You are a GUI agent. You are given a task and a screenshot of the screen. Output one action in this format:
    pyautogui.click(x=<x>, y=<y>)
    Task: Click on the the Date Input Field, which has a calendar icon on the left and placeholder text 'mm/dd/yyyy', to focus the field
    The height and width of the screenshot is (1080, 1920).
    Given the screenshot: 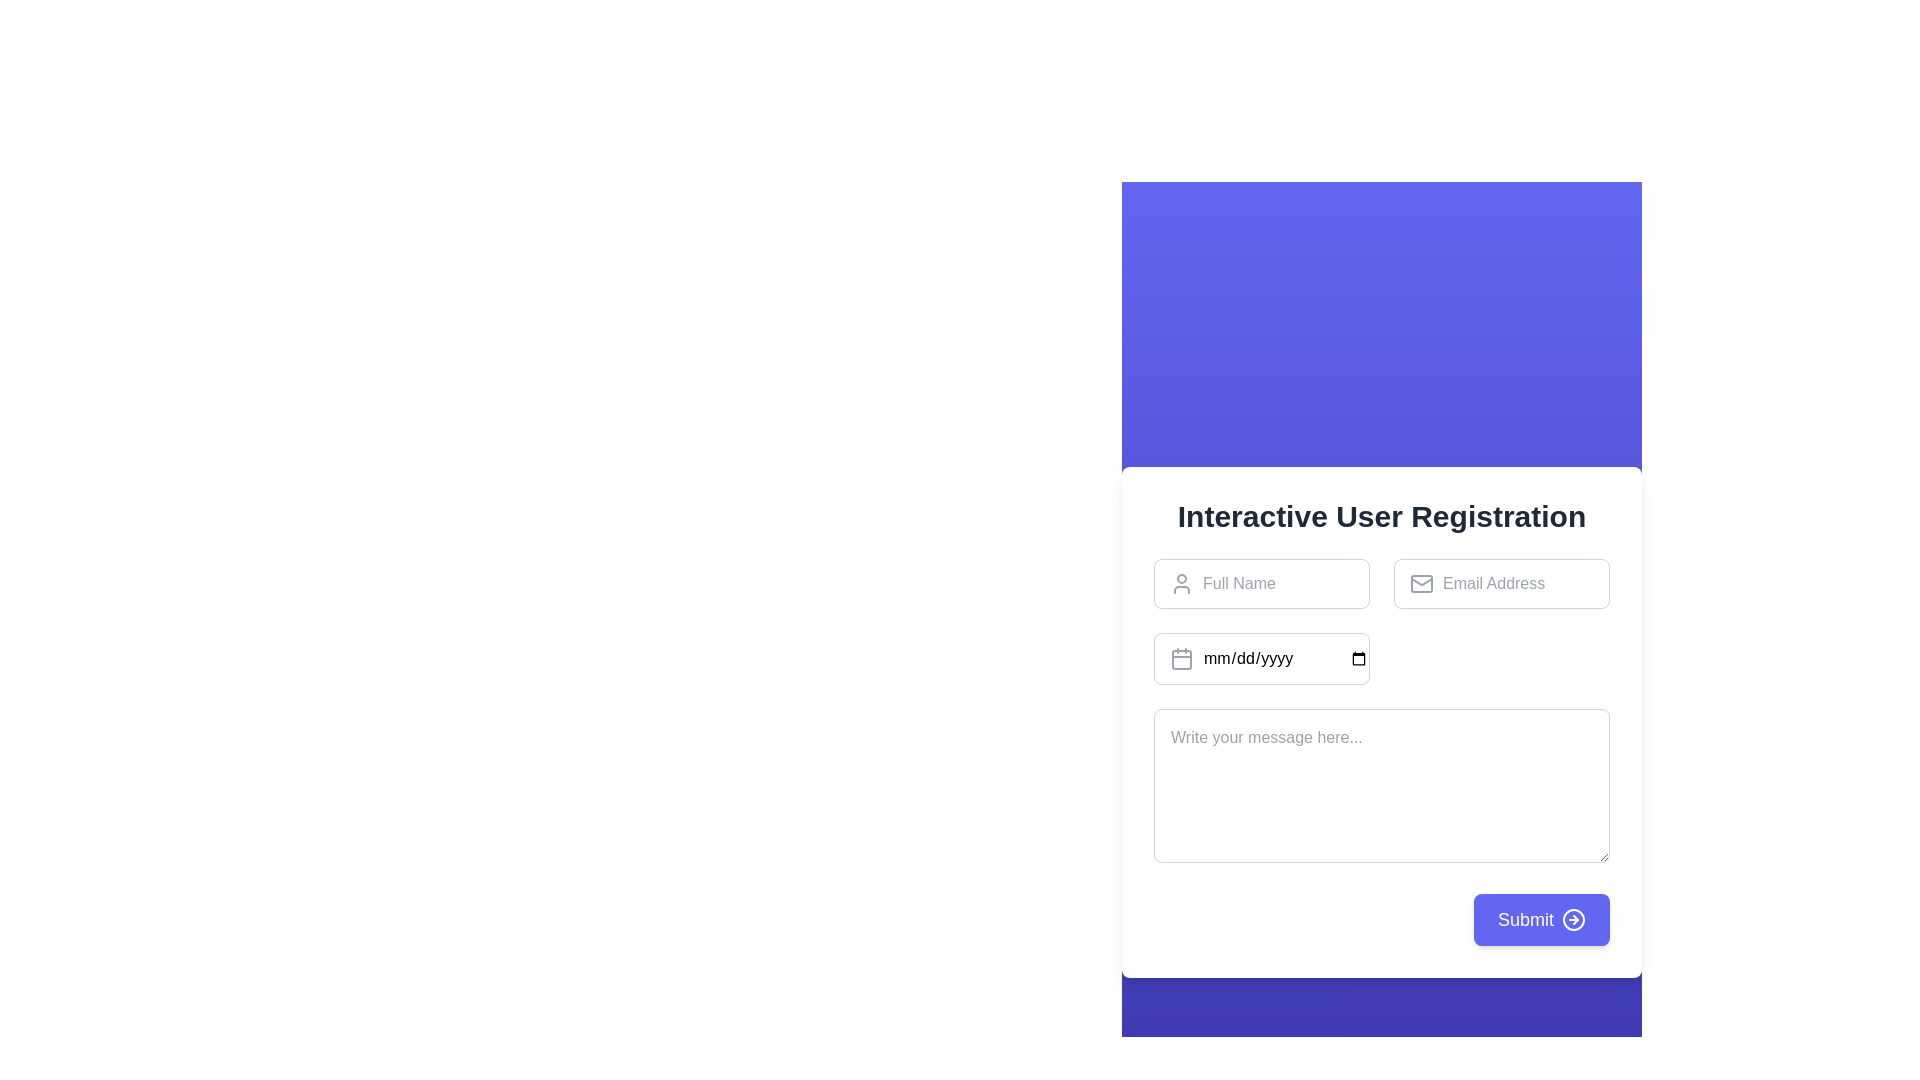 What is the action you would take?
    pyautogui.click(x=1261, y=658)
    